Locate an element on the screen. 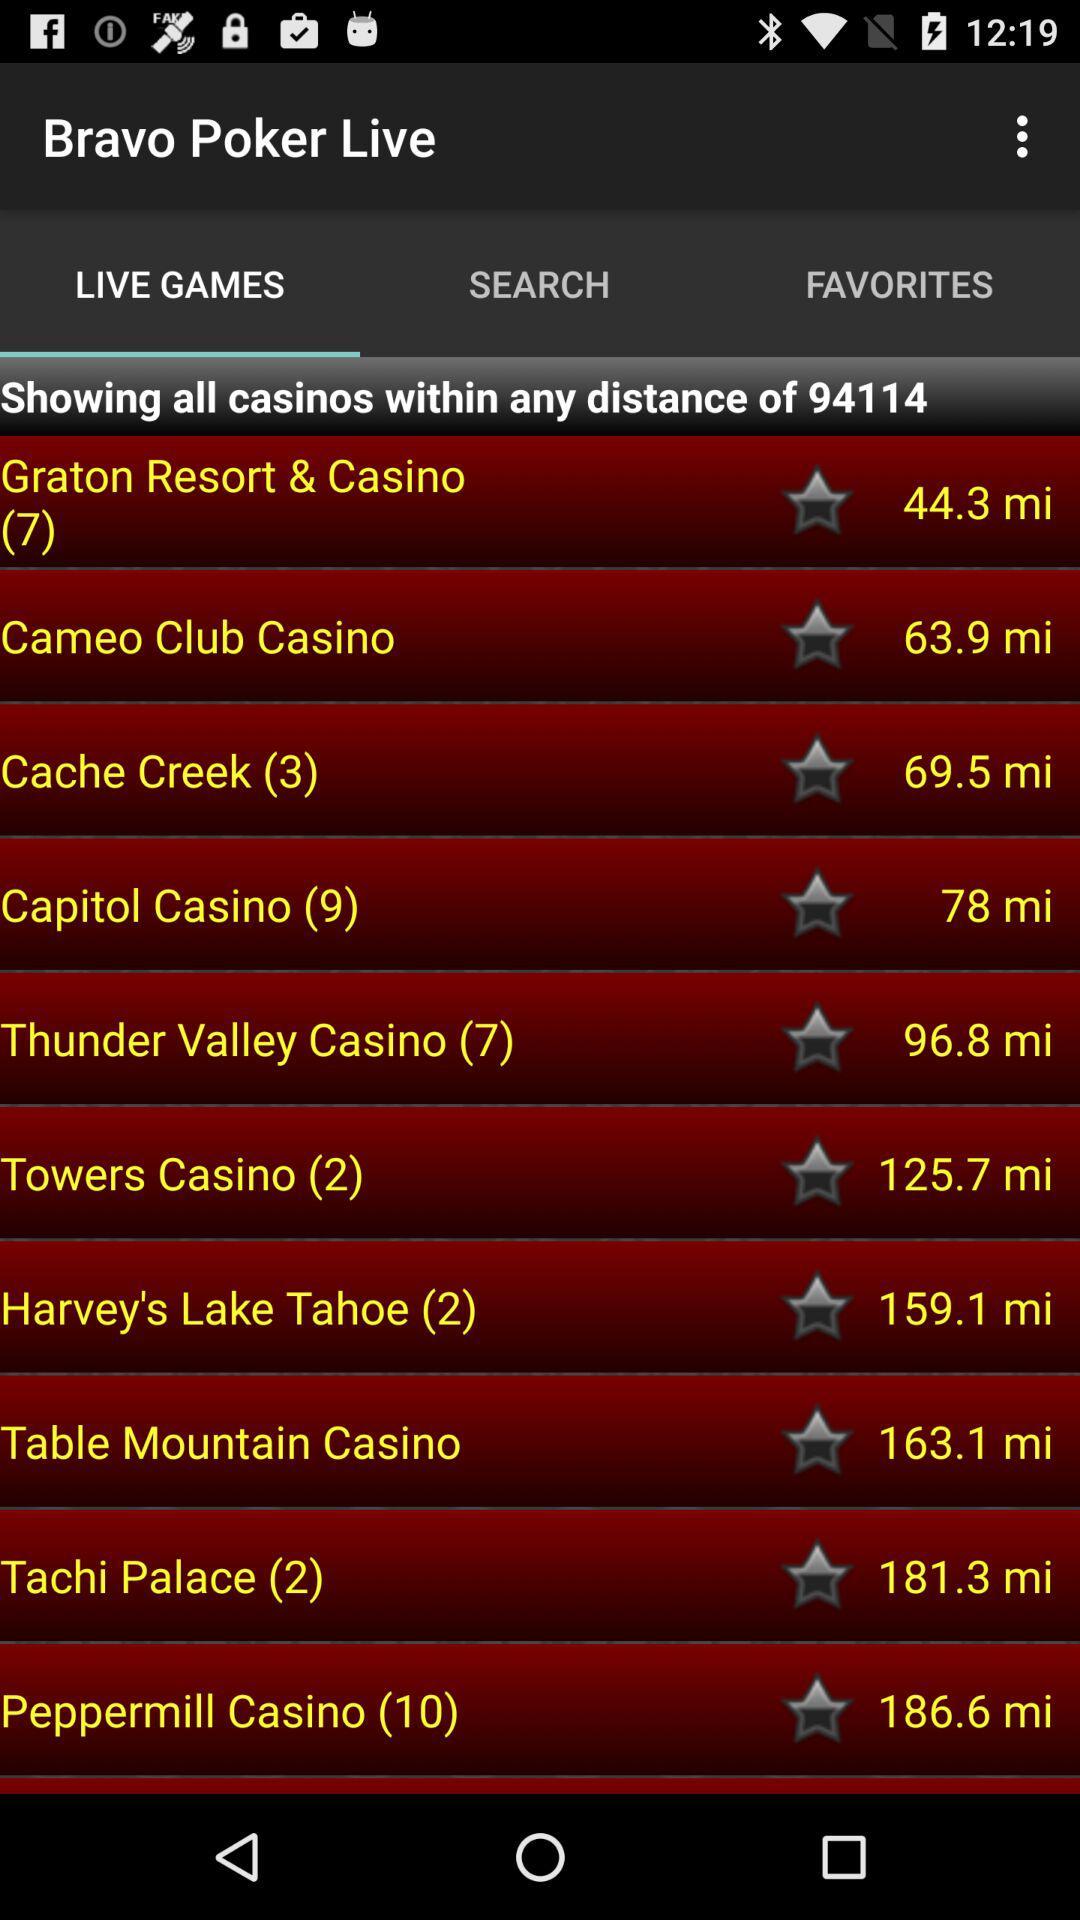 This screenshot has height=1920, width=1080. bookmark this location is located at coordinates (817, 768).